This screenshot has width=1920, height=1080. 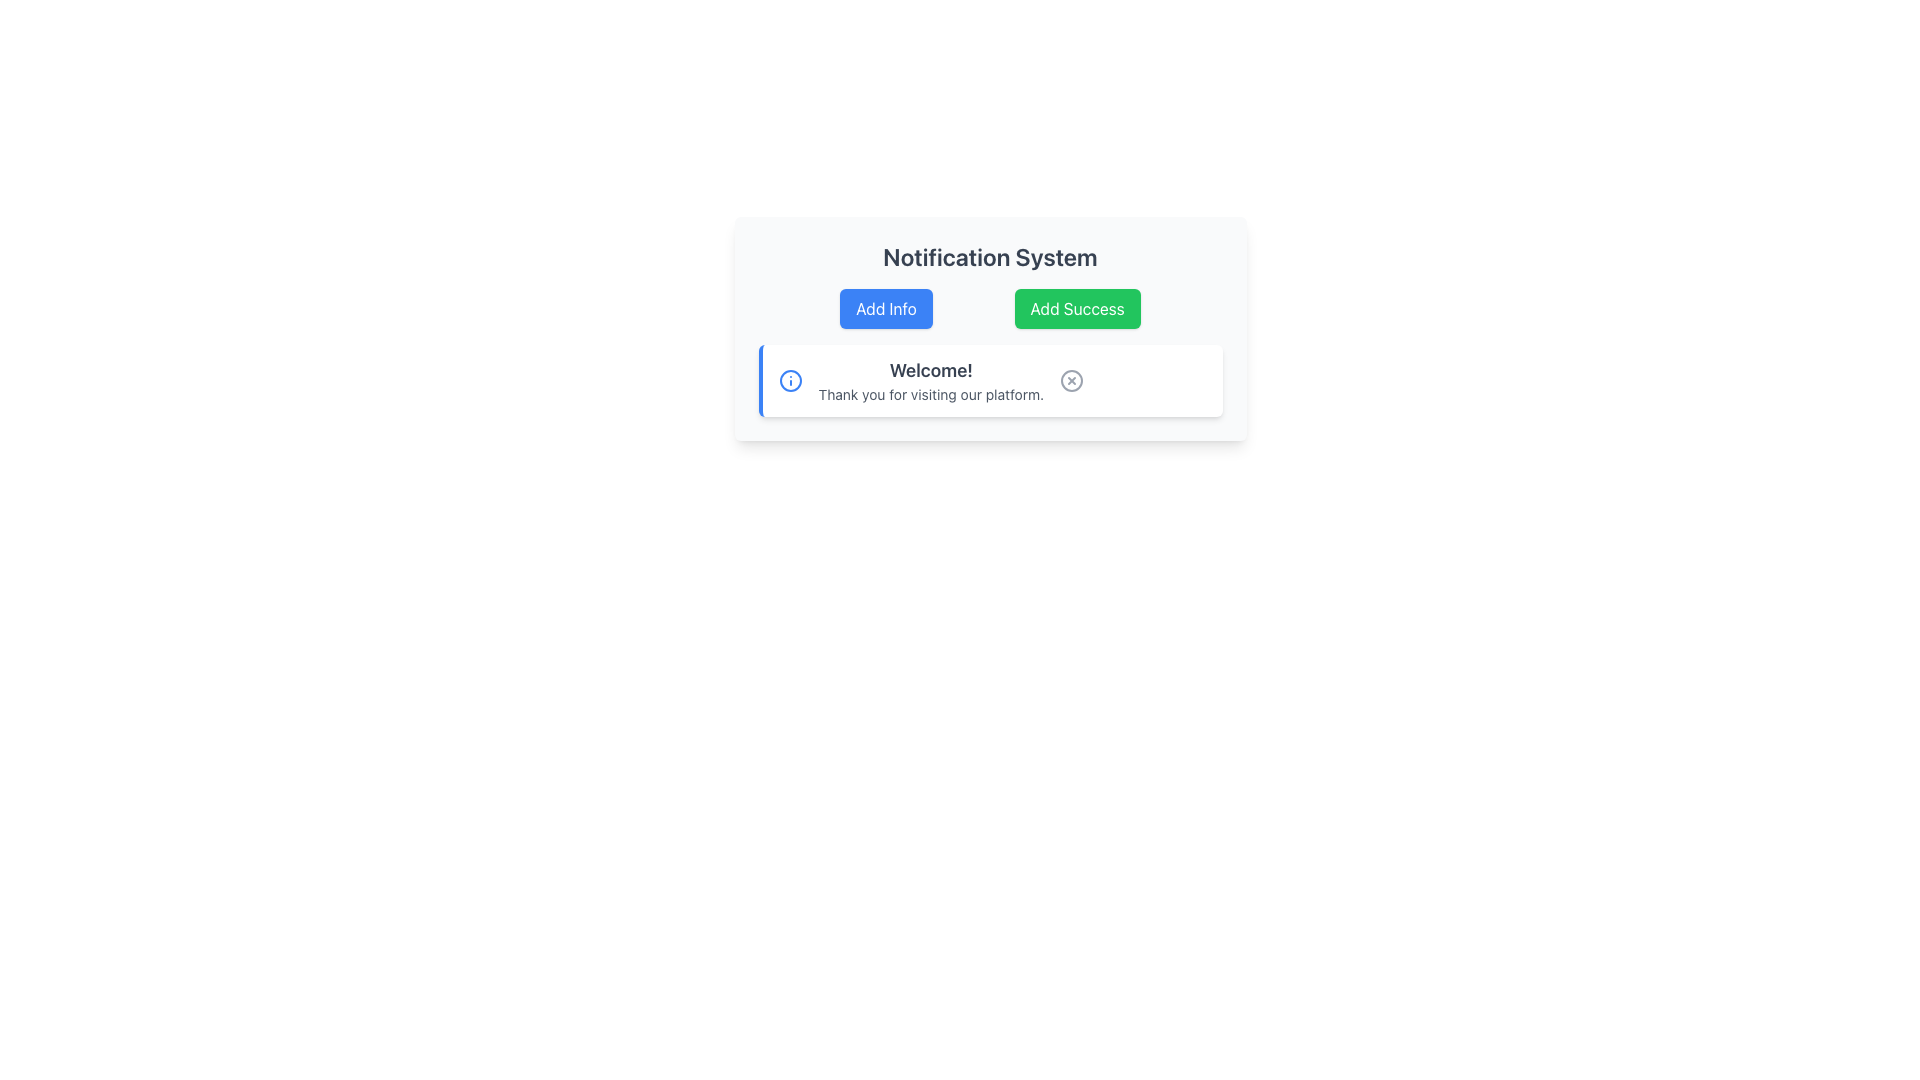 What do you see at coordinates (930, 381) in the screenshot?
I see `the static text block displaying 'Welcome!' and 'Thank you for visiting our platform.' which is centrally located in the notification card` at bounding box center [930, 381].